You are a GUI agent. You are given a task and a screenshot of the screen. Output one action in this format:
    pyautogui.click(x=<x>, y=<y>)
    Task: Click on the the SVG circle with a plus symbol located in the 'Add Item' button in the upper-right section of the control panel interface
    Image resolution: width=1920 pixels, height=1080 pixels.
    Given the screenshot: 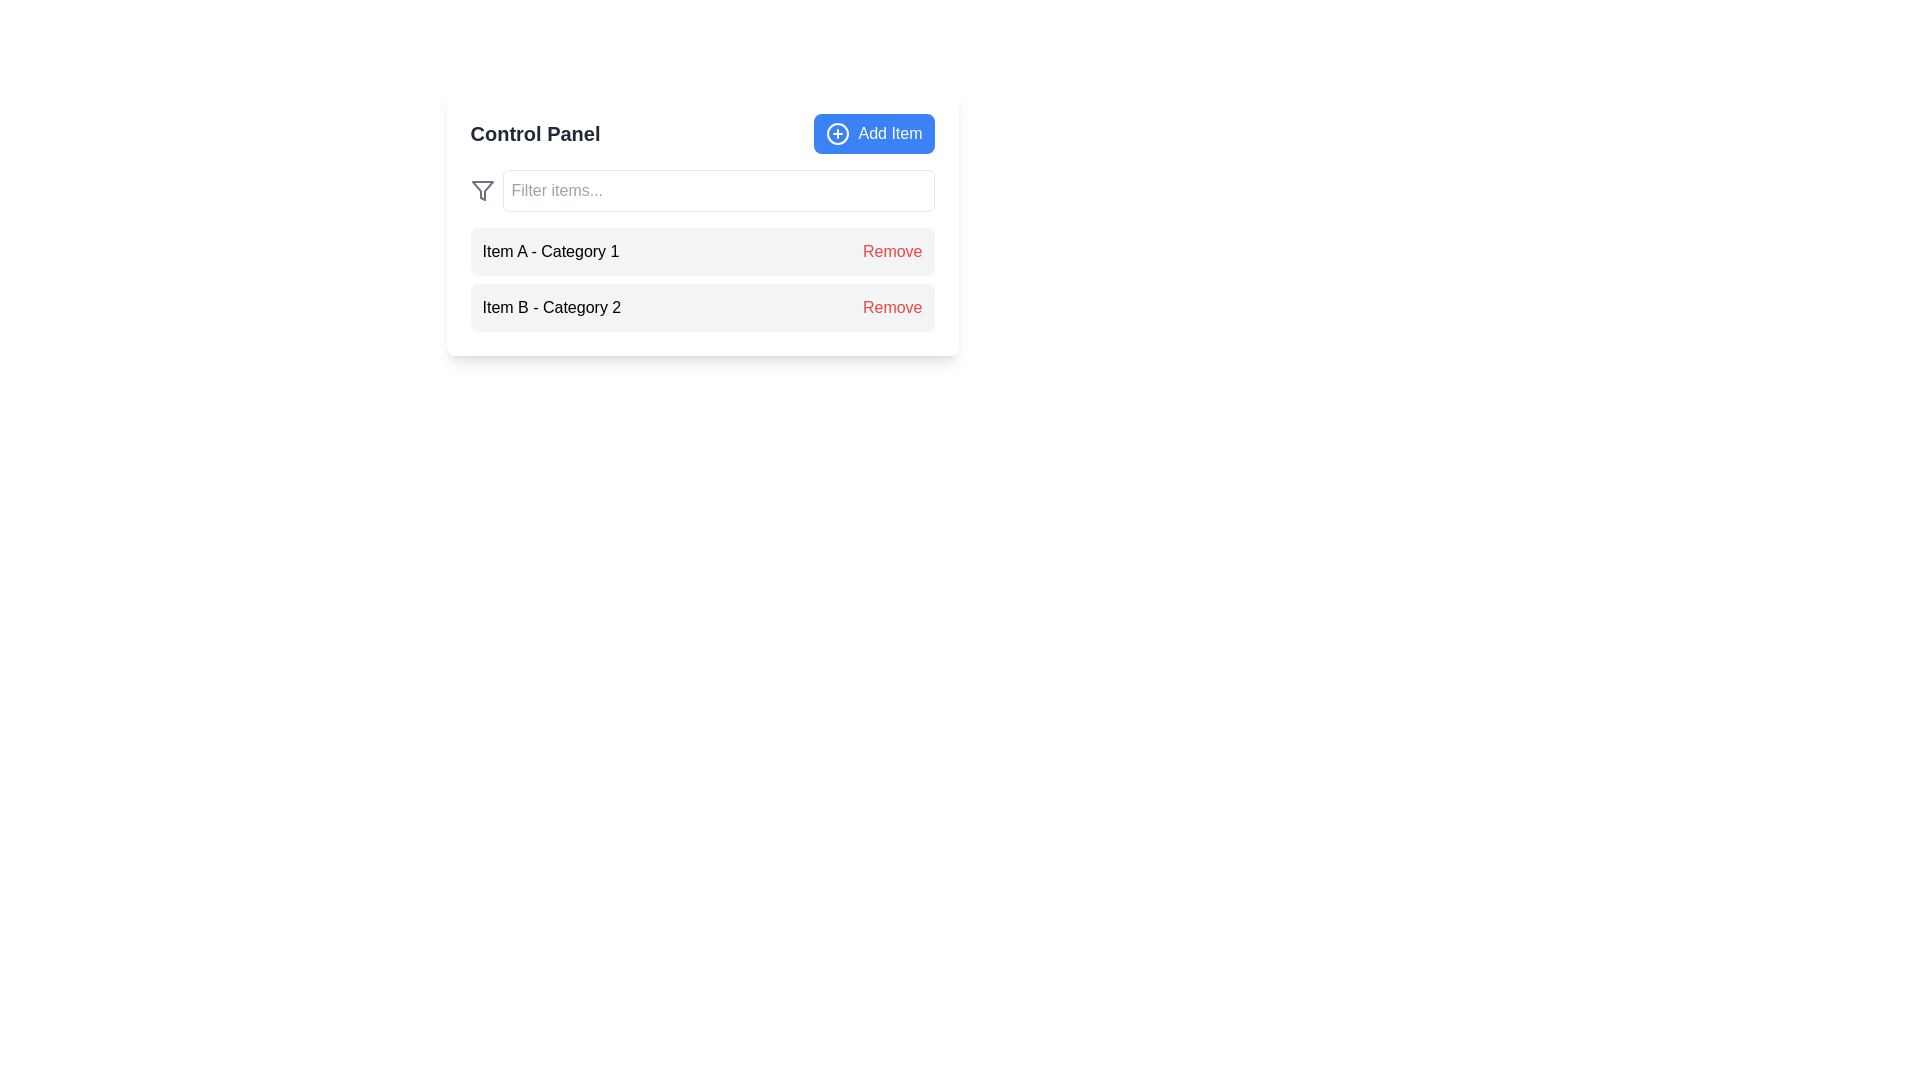 What is the action you would take?
    pyautogui.click(x=838, y=134)
    